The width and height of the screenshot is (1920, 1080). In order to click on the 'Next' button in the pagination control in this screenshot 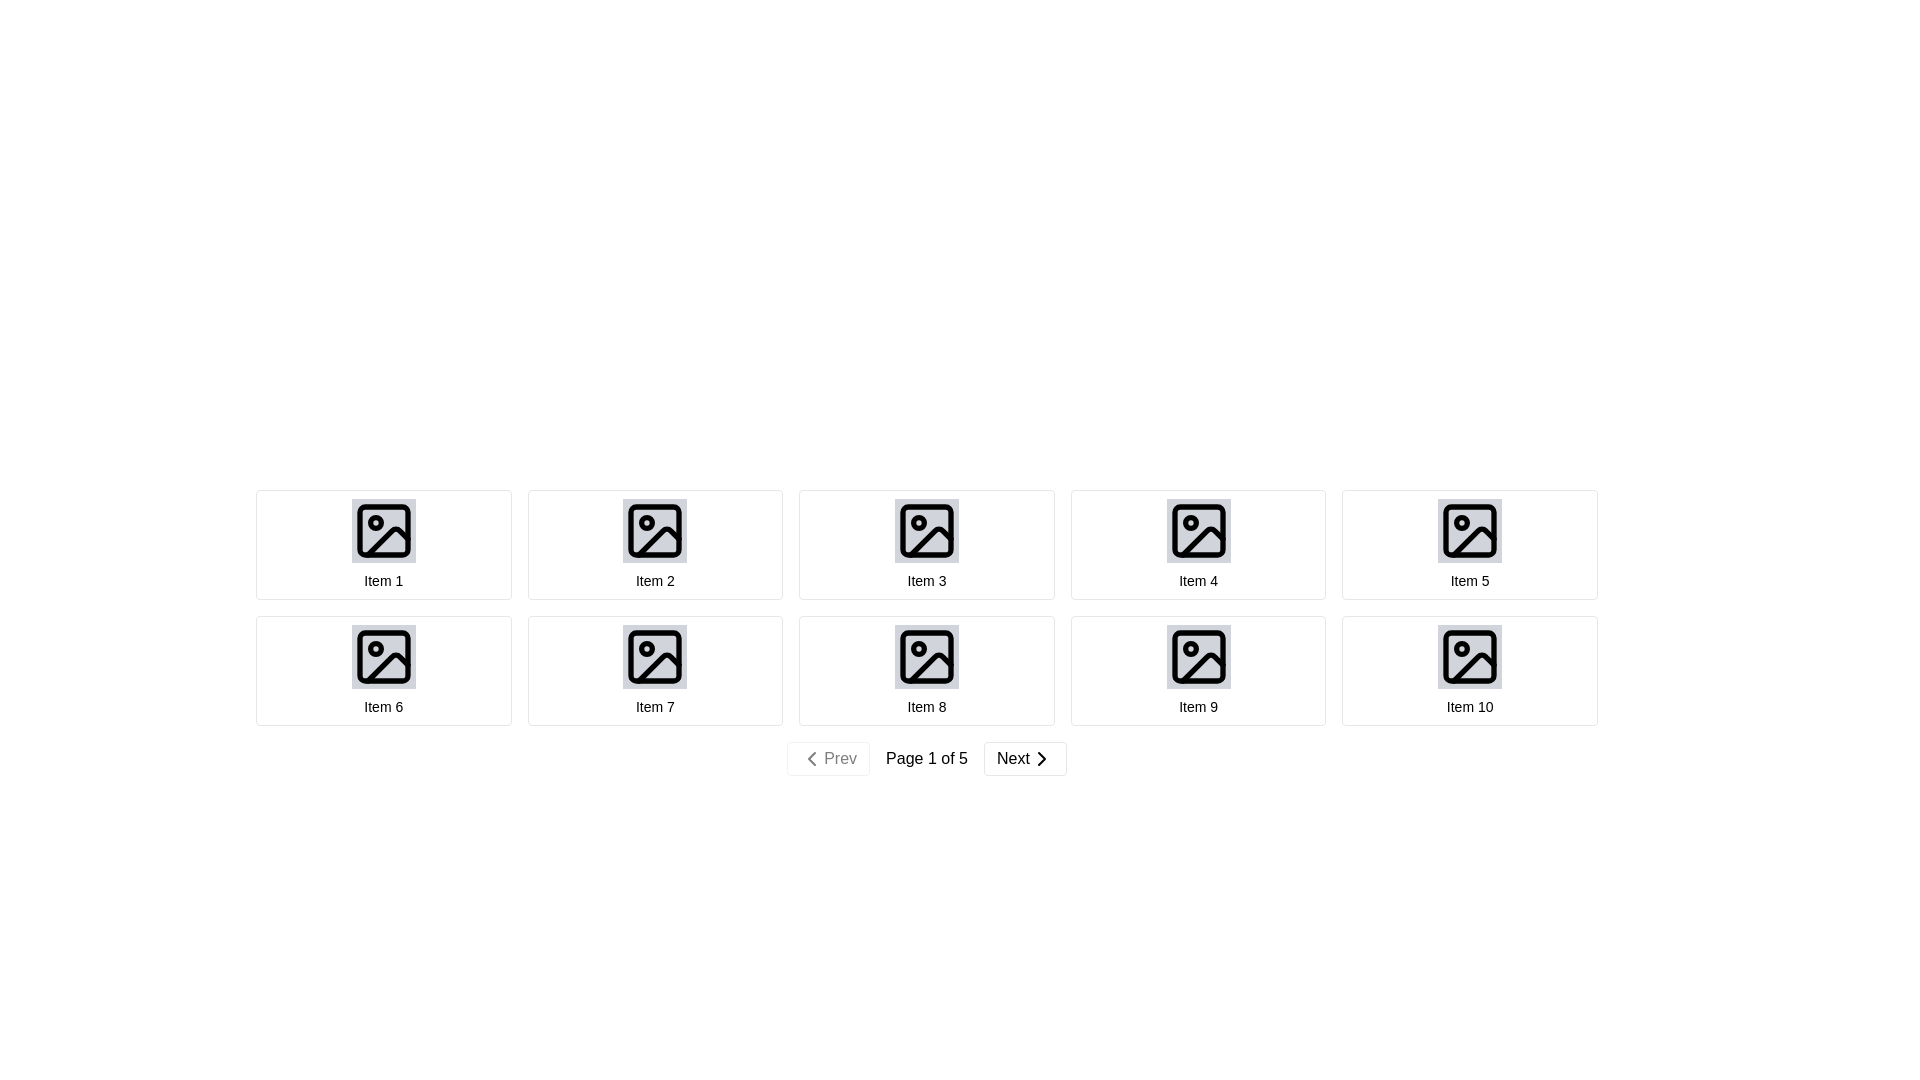, I will do `click(1040, 759)`.